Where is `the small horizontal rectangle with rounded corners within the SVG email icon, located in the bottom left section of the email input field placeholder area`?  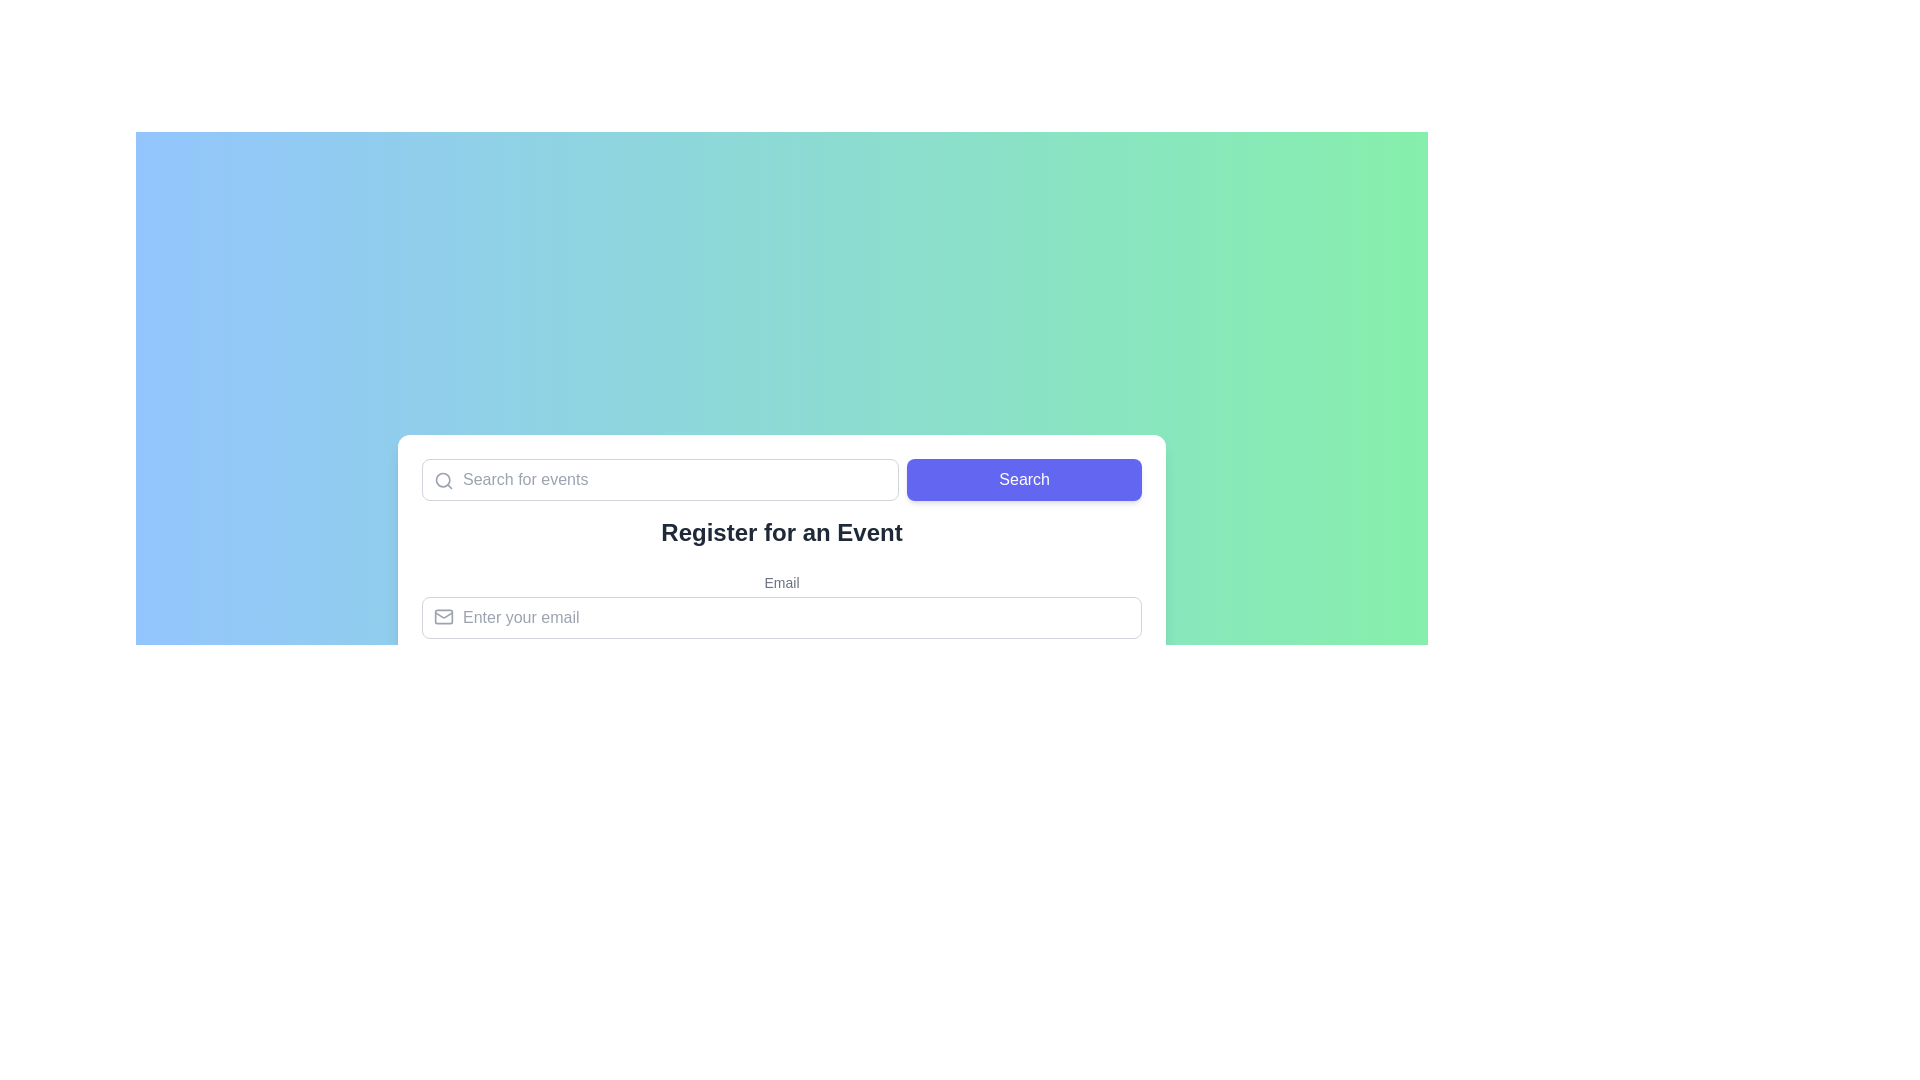 the small horizontal rectangle with rounded corners within the SVG email icon, located in the bottom left section of the email input field placeholder area is located at coordinates (443, 616).